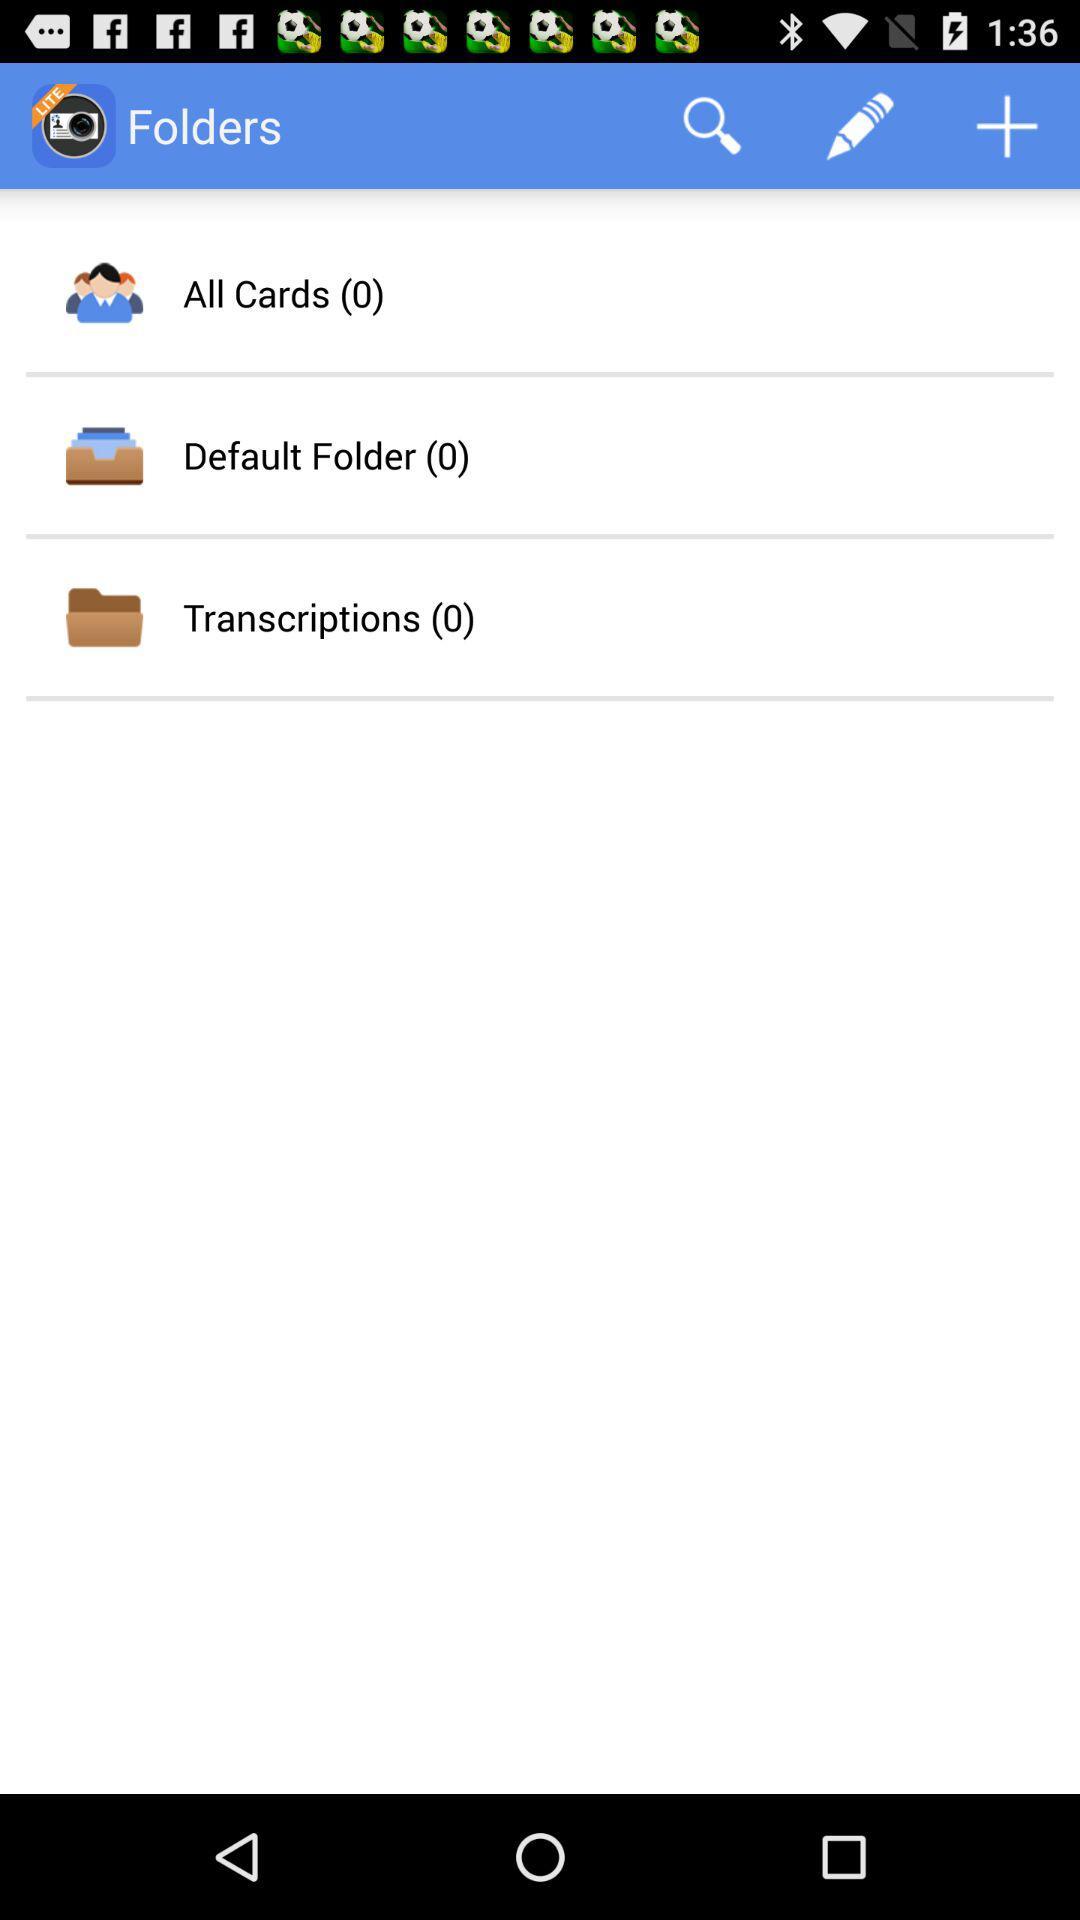  What do you see at coordinates (325, 454) in the screenshot?
I see `the app below the all cards (0) icon` at bounding box center [325, 454].